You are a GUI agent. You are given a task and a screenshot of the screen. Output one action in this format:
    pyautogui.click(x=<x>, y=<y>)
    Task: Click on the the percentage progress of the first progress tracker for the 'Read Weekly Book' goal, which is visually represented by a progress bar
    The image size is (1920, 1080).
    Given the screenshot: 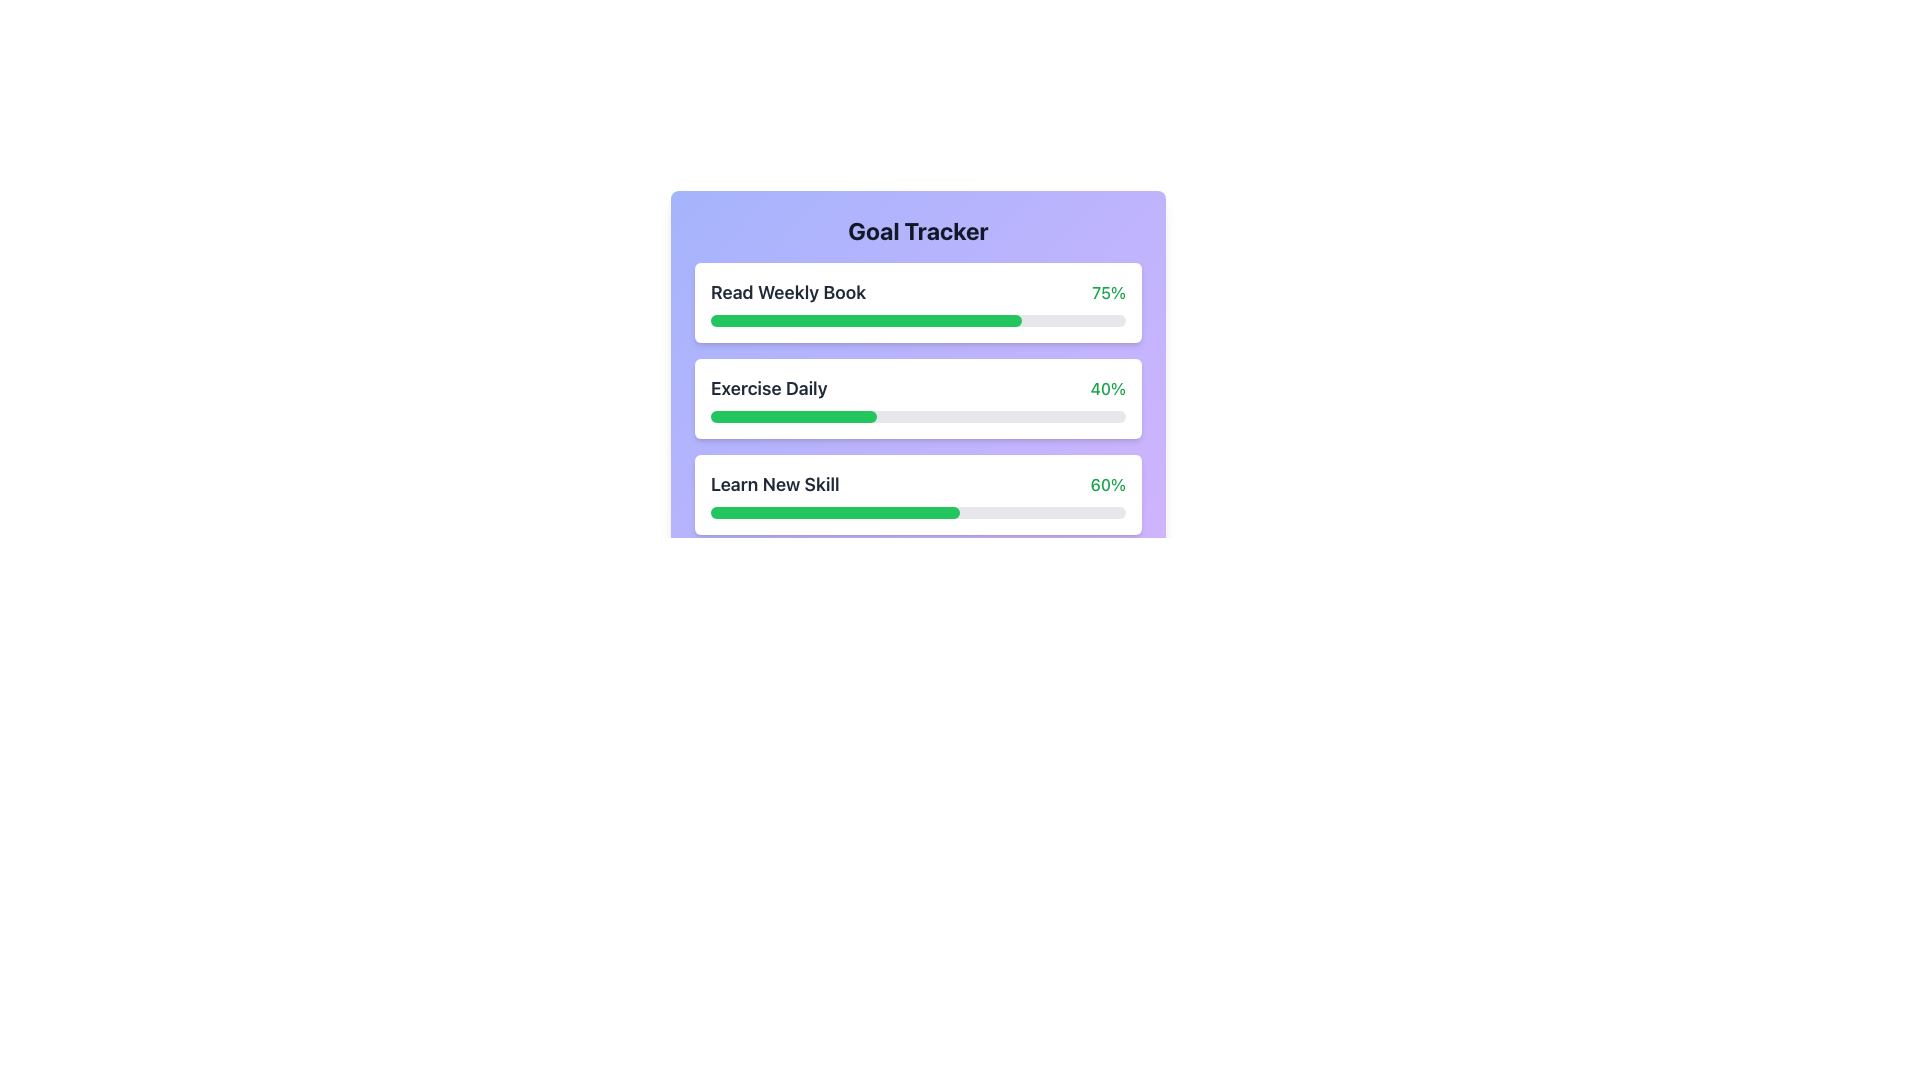 What is the action you would take?
    pyautogui.click(x=917, y=303)
    